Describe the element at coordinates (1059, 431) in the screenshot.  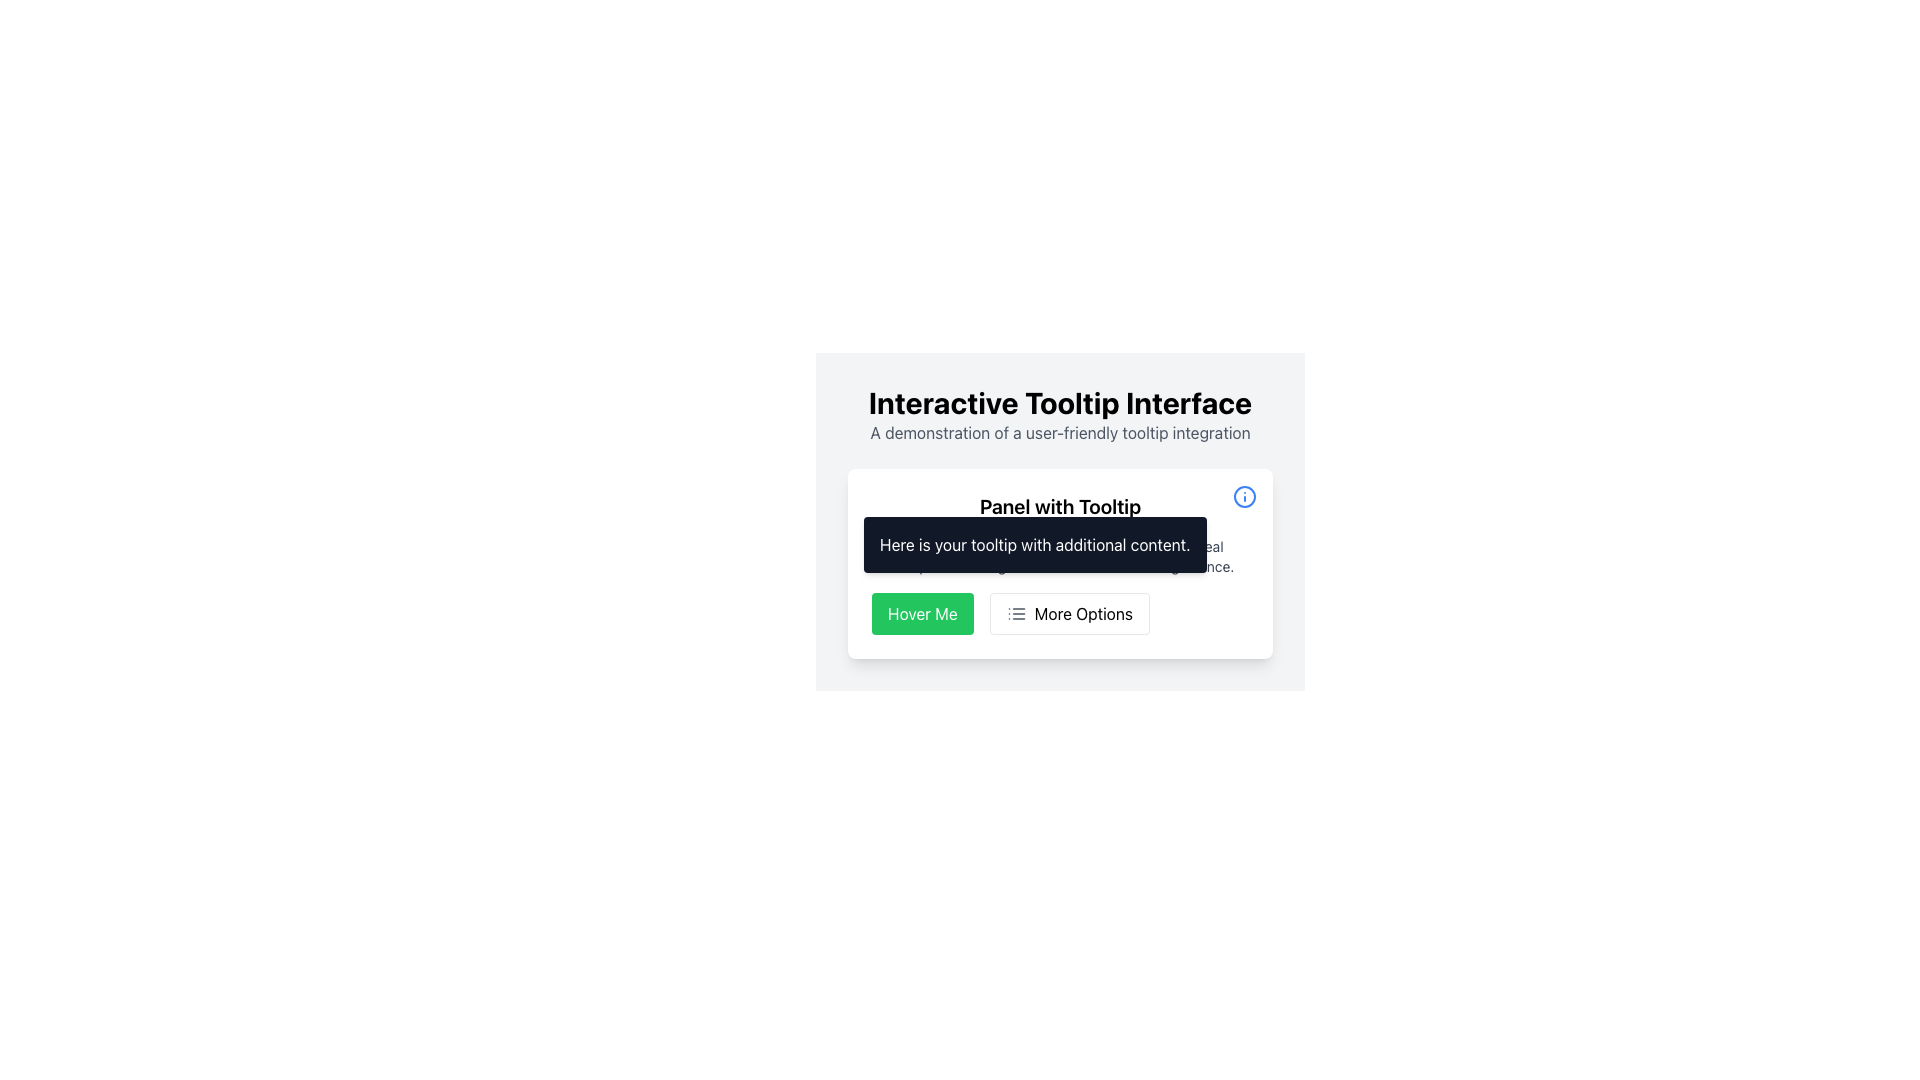
I see `the text element styled in gray that reads 'A demonstration of a user-friendly tooltip integration', located below the title 'Interactive Tooltip Interface'` at that location.